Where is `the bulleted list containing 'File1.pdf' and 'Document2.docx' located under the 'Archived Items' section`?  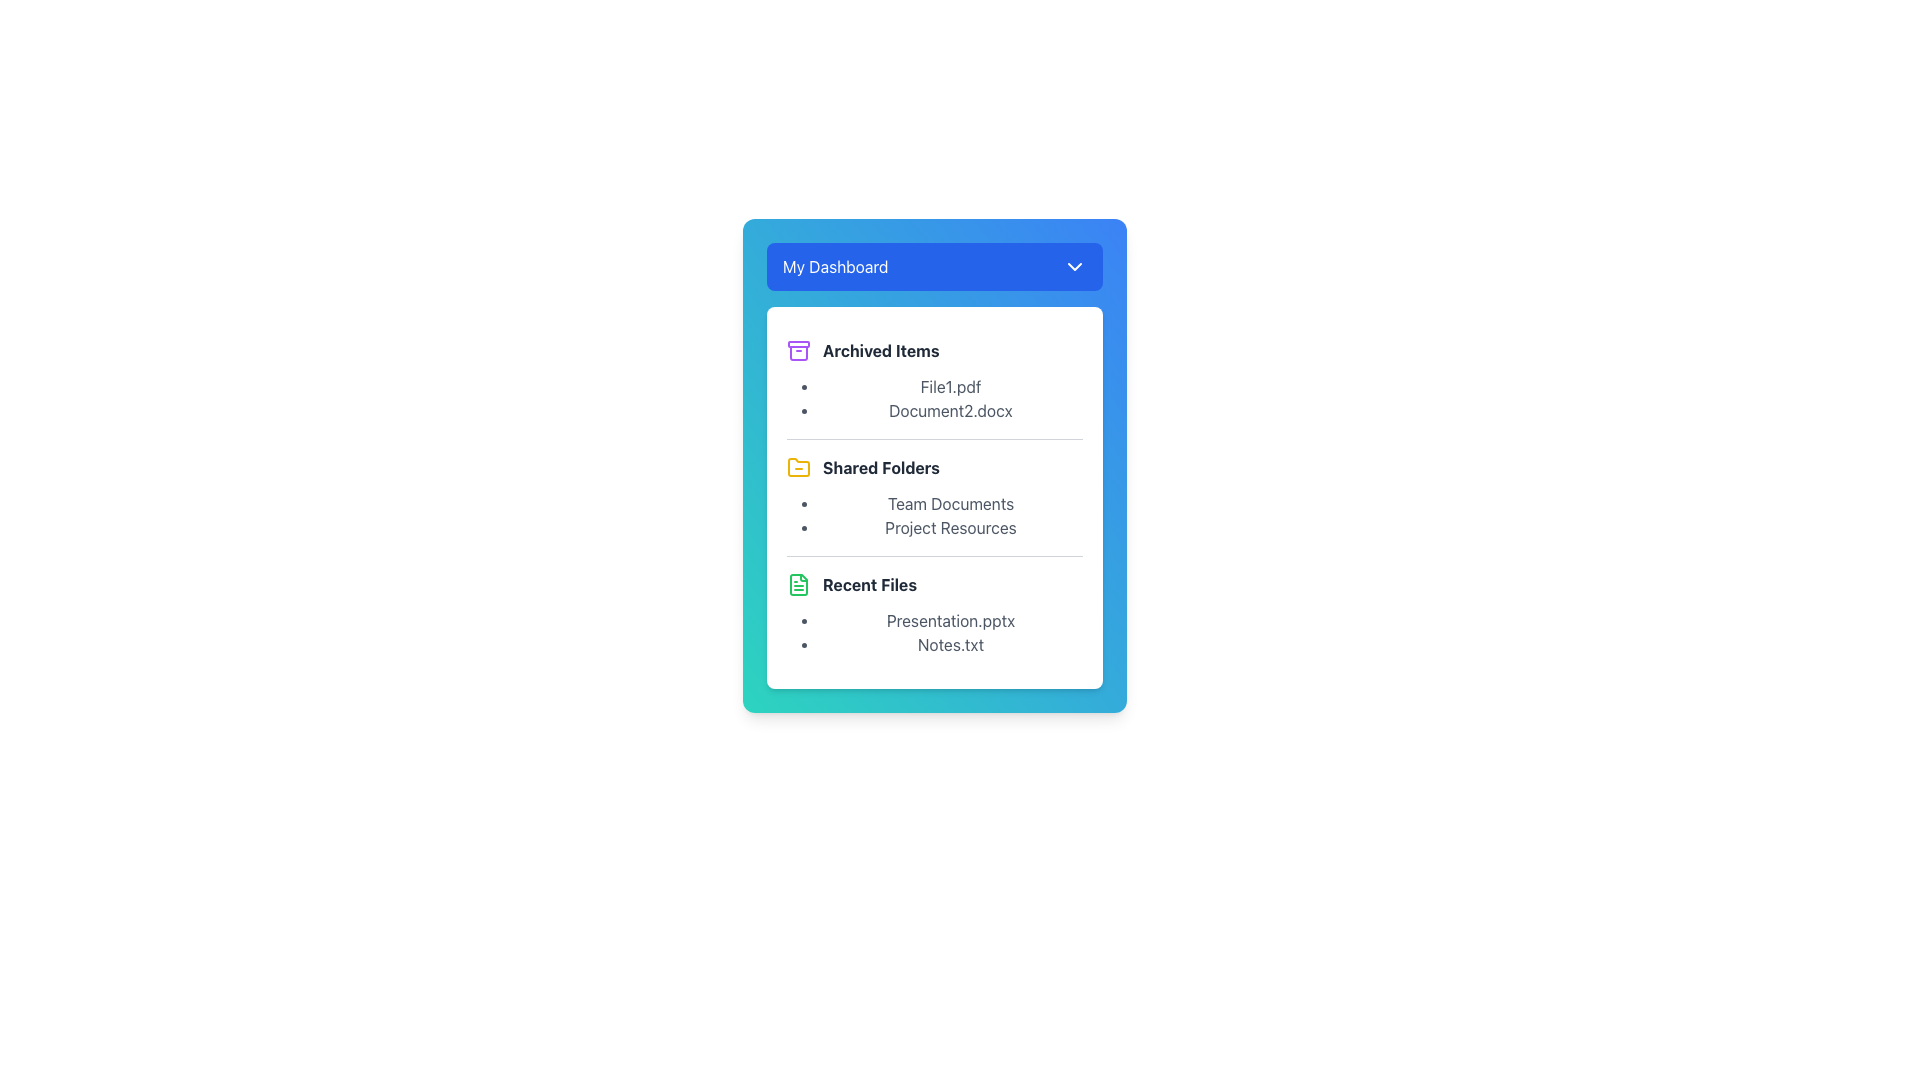
the bulleted list containing 'File1.pdf' and 'Document2.docx' located under the 'Archived Items' section is located at coordinates (934, 398).